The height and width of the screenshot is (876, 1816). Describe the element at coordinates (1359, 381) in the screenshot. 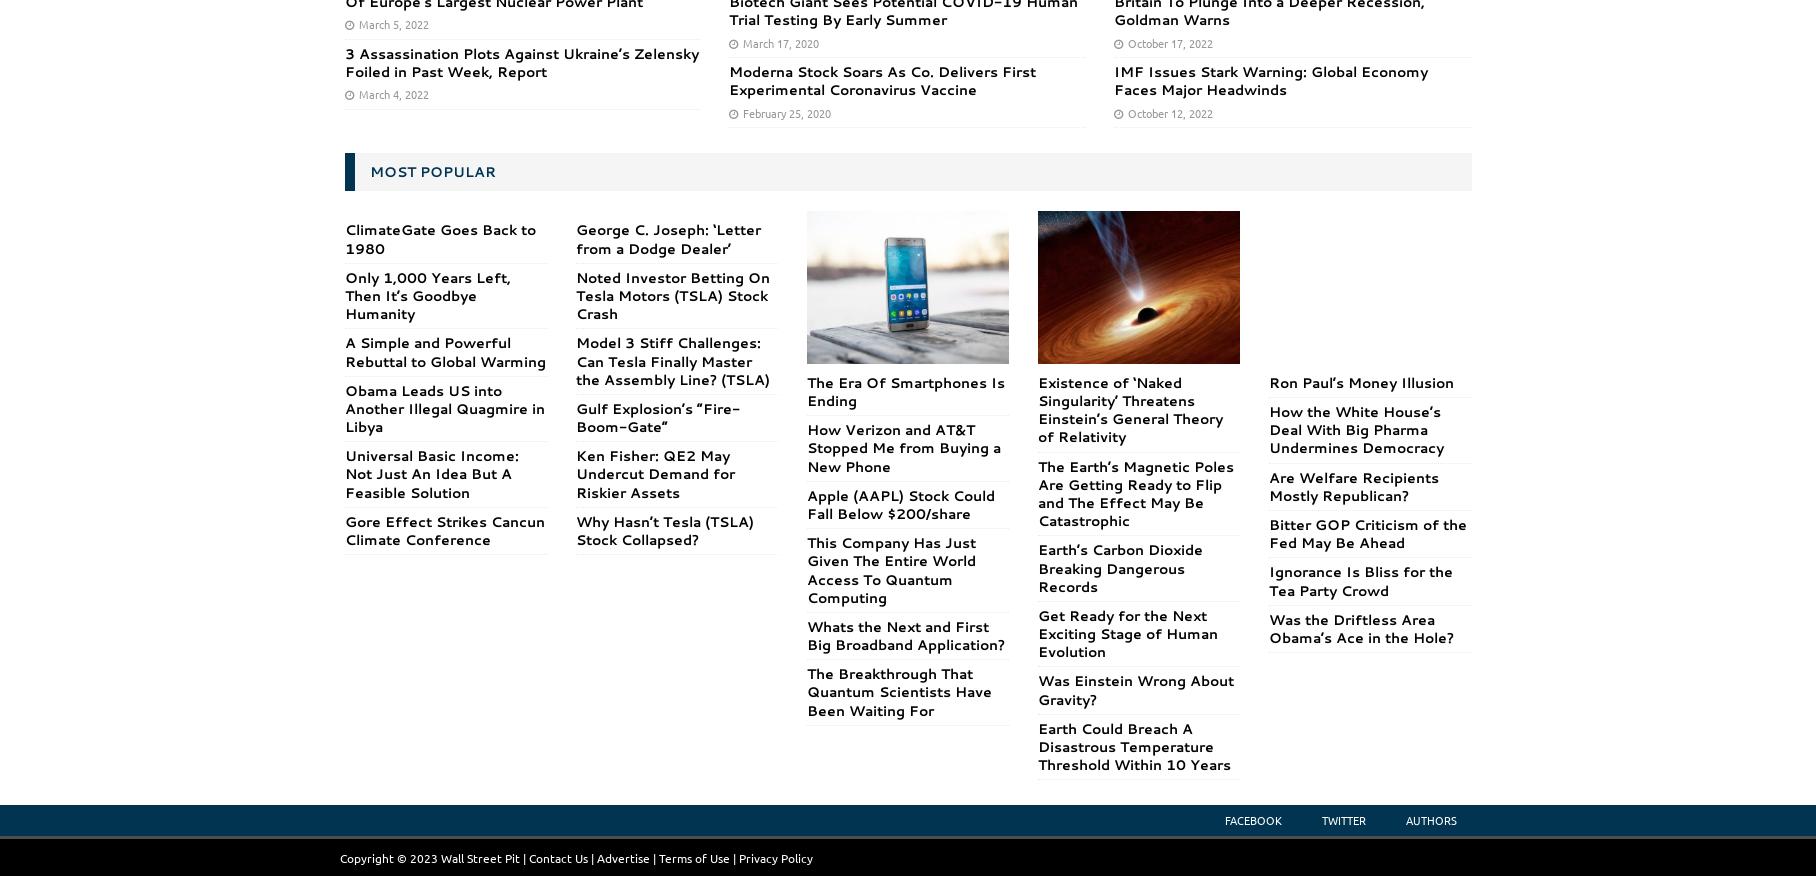

I see `'Ron Paul’s Money Illusion'` at that location.